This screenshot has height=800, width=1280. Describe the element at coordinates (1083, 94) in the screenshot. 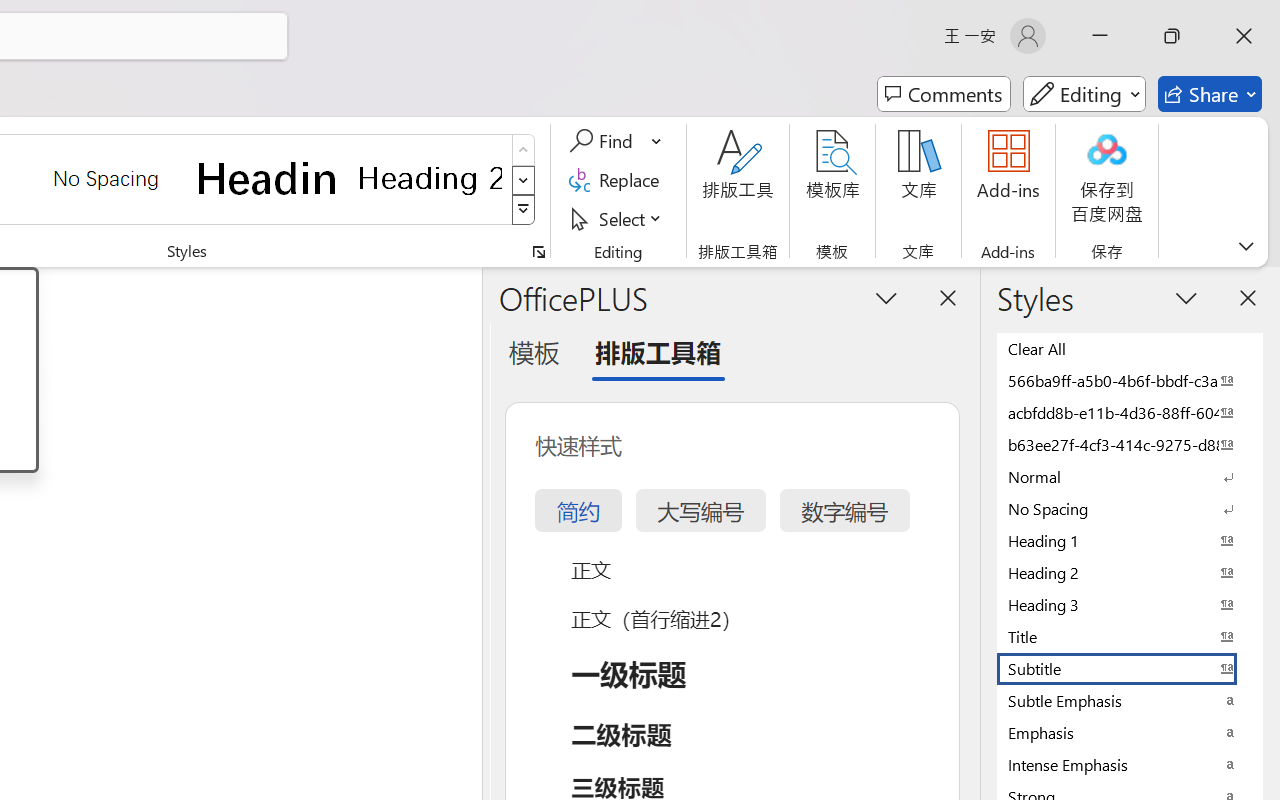

I see `'Mode'` at that location.